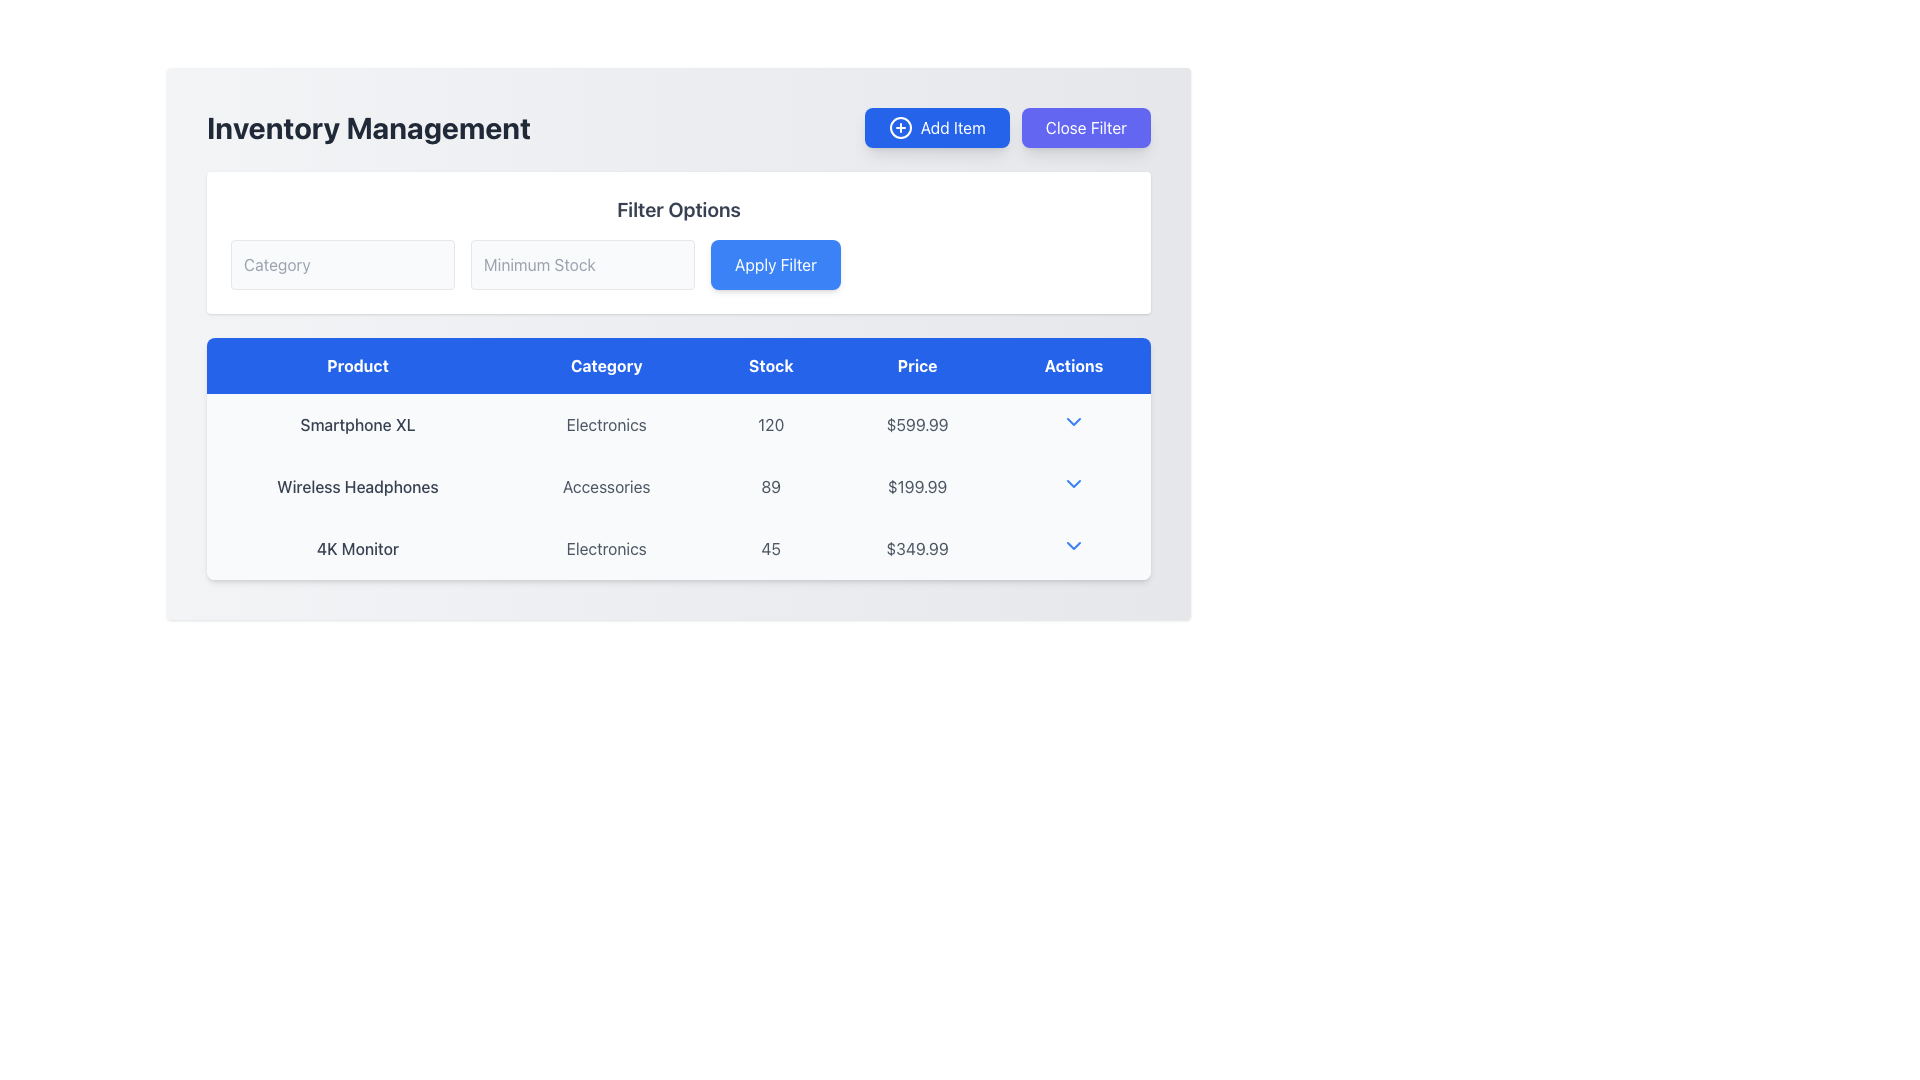  I want to click on the 'Add Item' button, which is part of a button group located on the right side of the header area, to initiate the addition of an item, so click(1007, 127).